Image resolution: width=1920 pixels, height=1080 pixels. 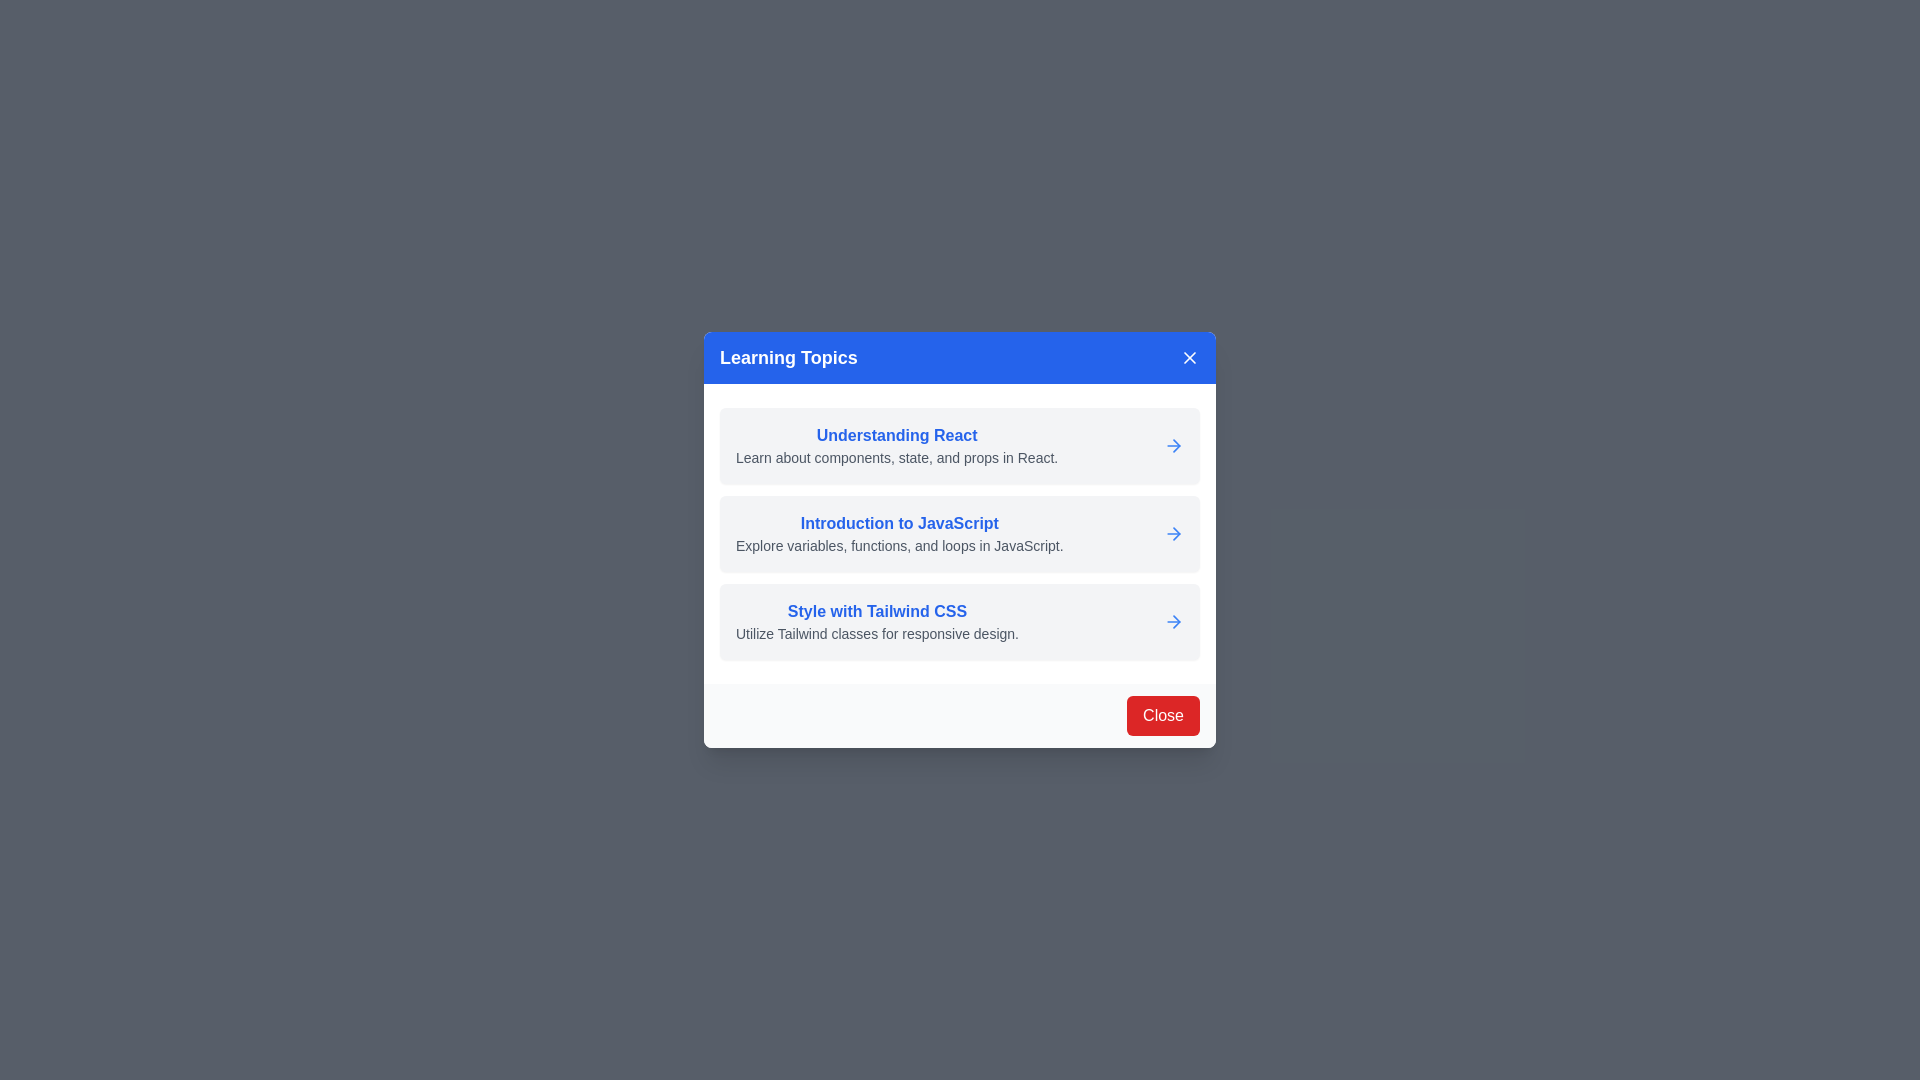 I want to click on the close button located at the bottom-right corner of the 'Learning Topics' modal dialog, so click(x=1163, y=715).